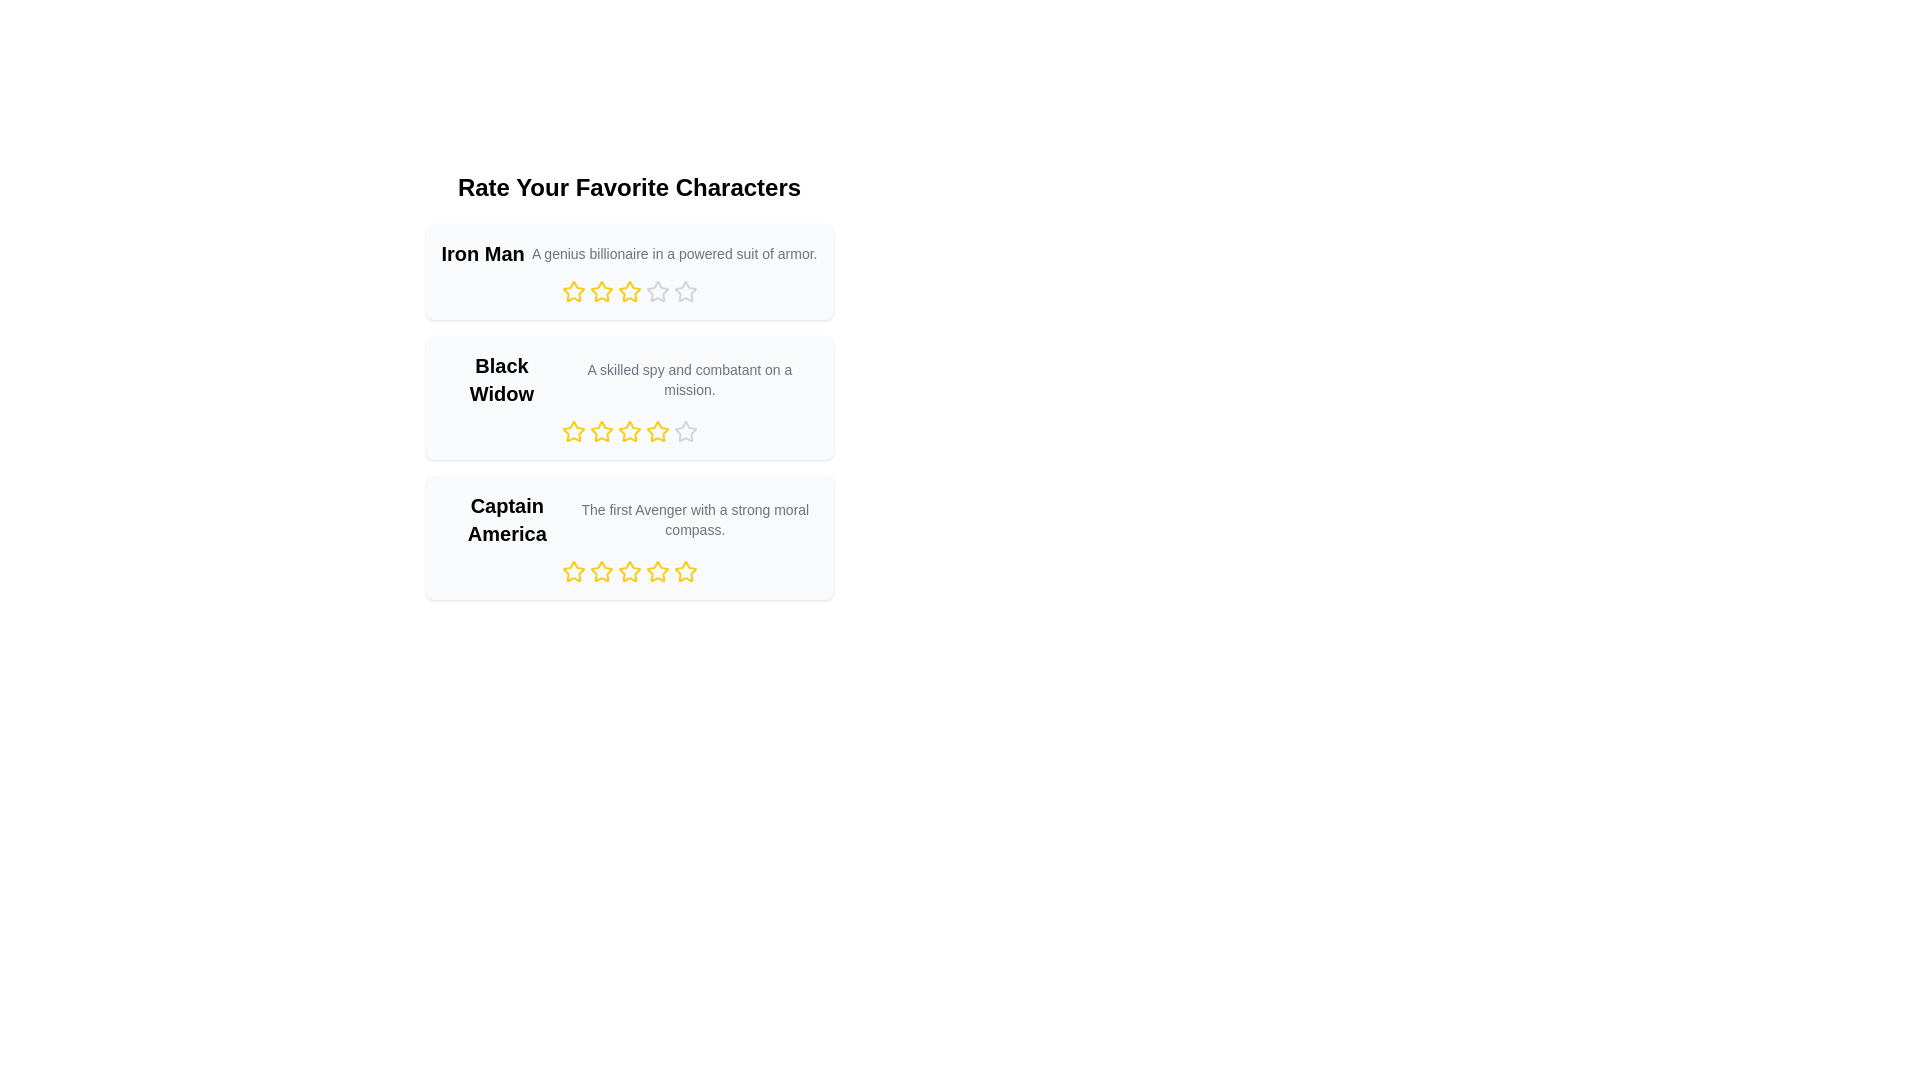 This screenshot has width=1920, height=1080. I want to click on the textual label providing descriptive information about the character 'Iron Man', positioned below the text 'Iron Man', so click(674, 253).